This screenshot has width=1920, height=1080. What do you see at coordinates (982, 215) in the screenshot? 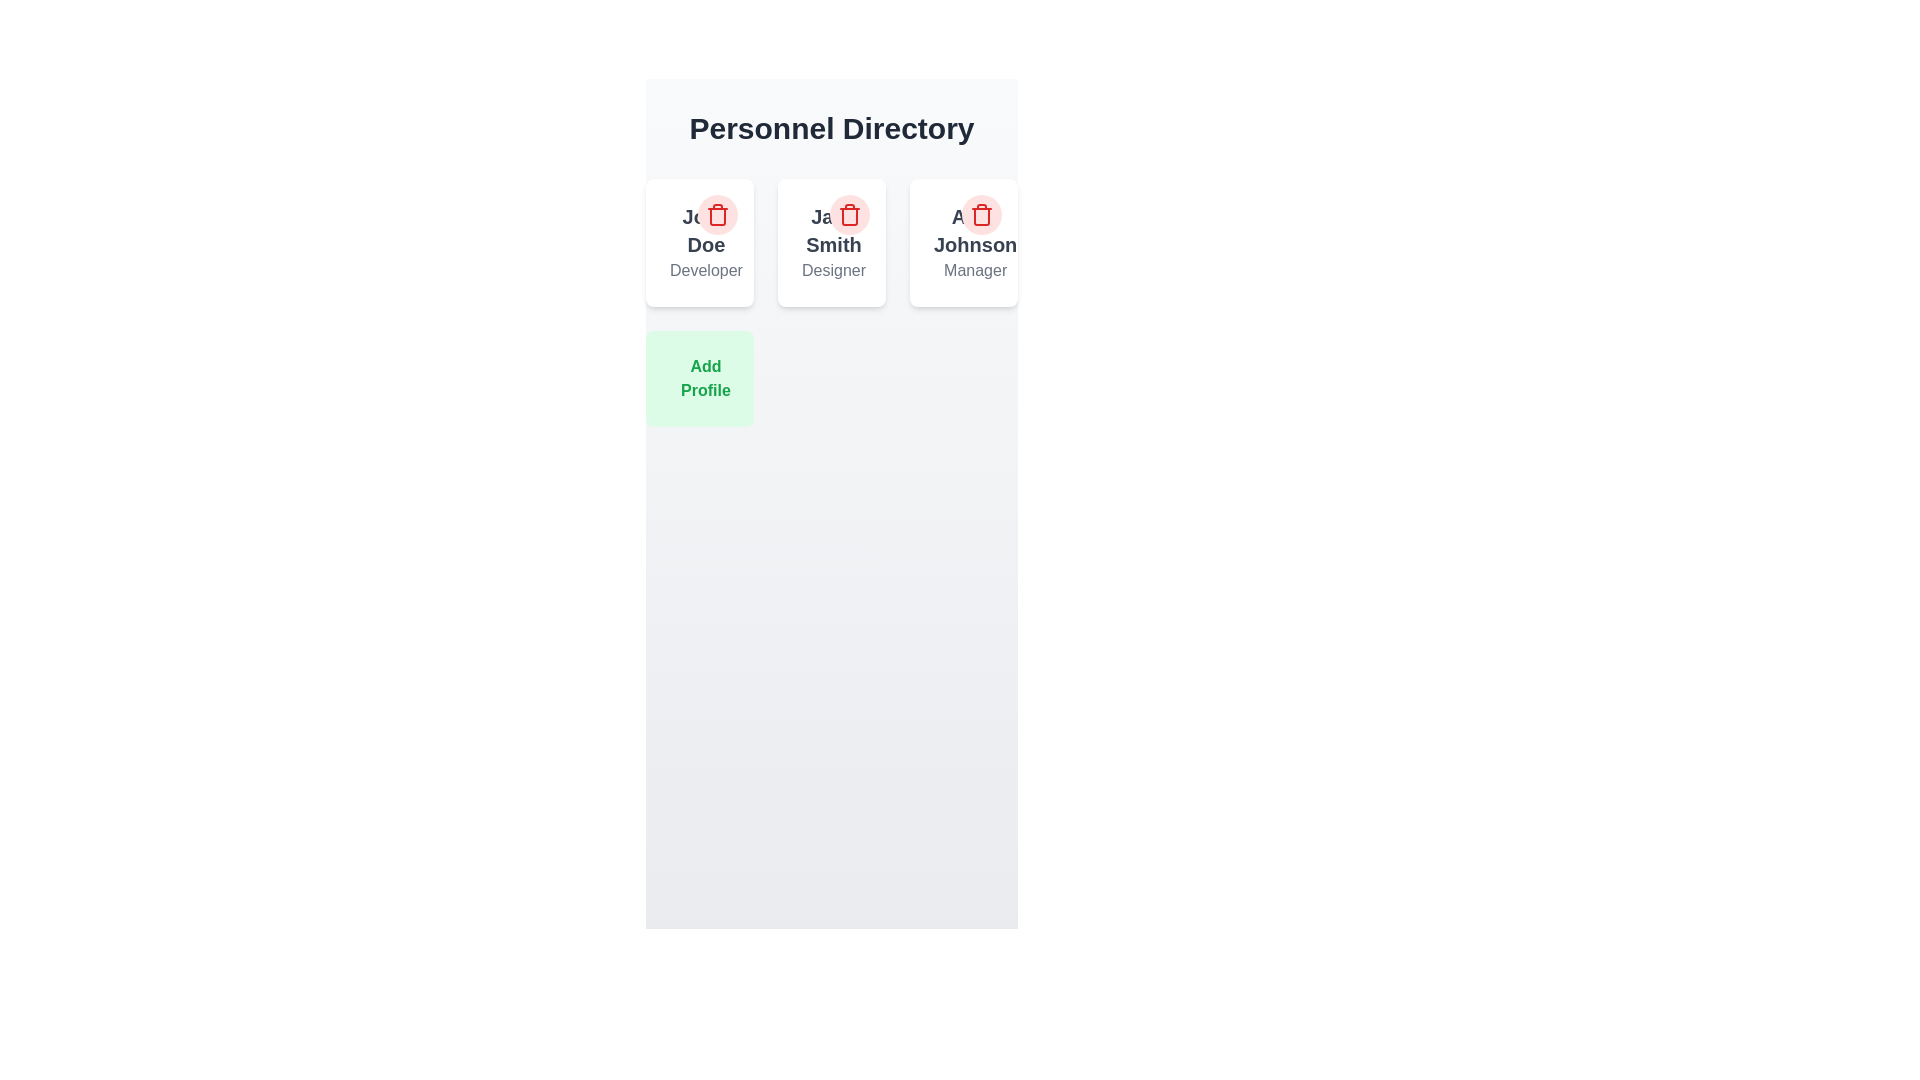
I see `the trash icon button located in the top-right corner of the card displaying information about 'Alice Johnson'` at bounding box center [982, 215].